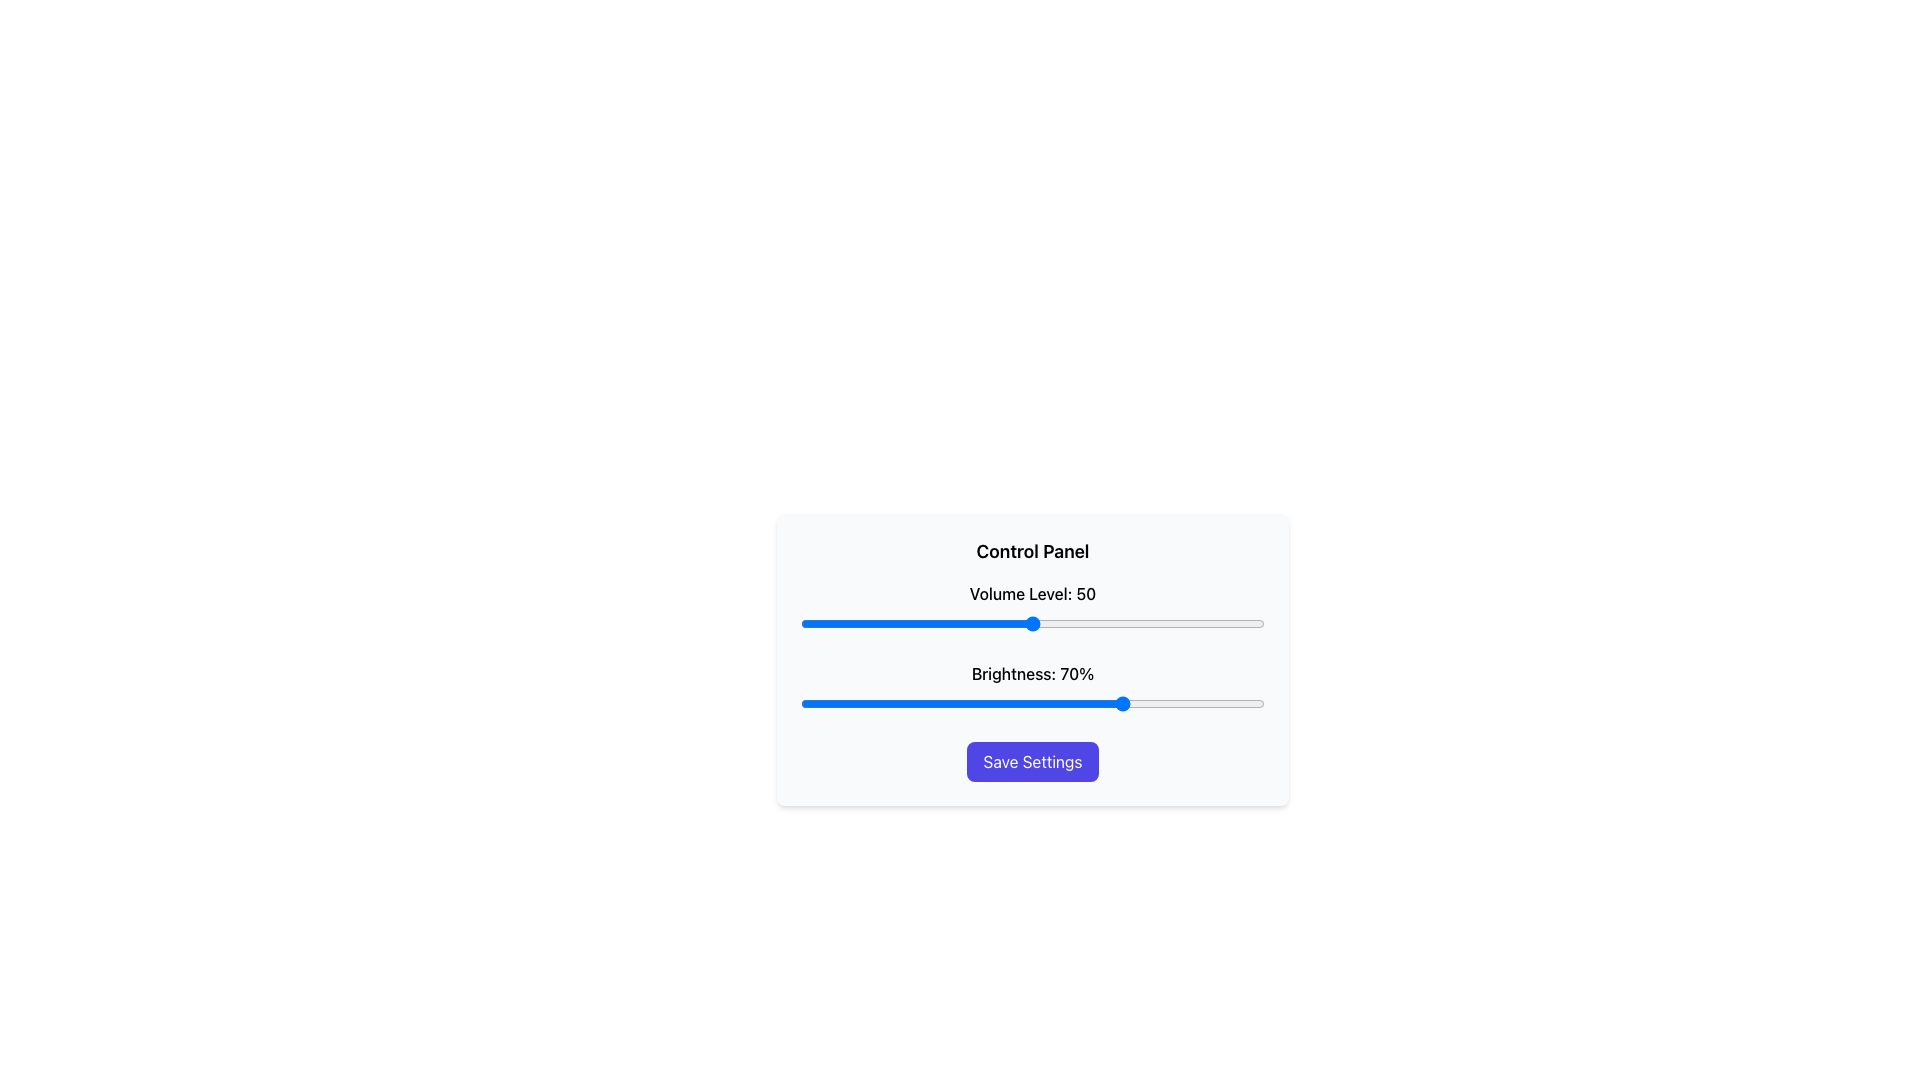  What do you see at coordinates (1245, 623) in the screenshot?
I see `the volume level` at bounding box center [1245, 623].